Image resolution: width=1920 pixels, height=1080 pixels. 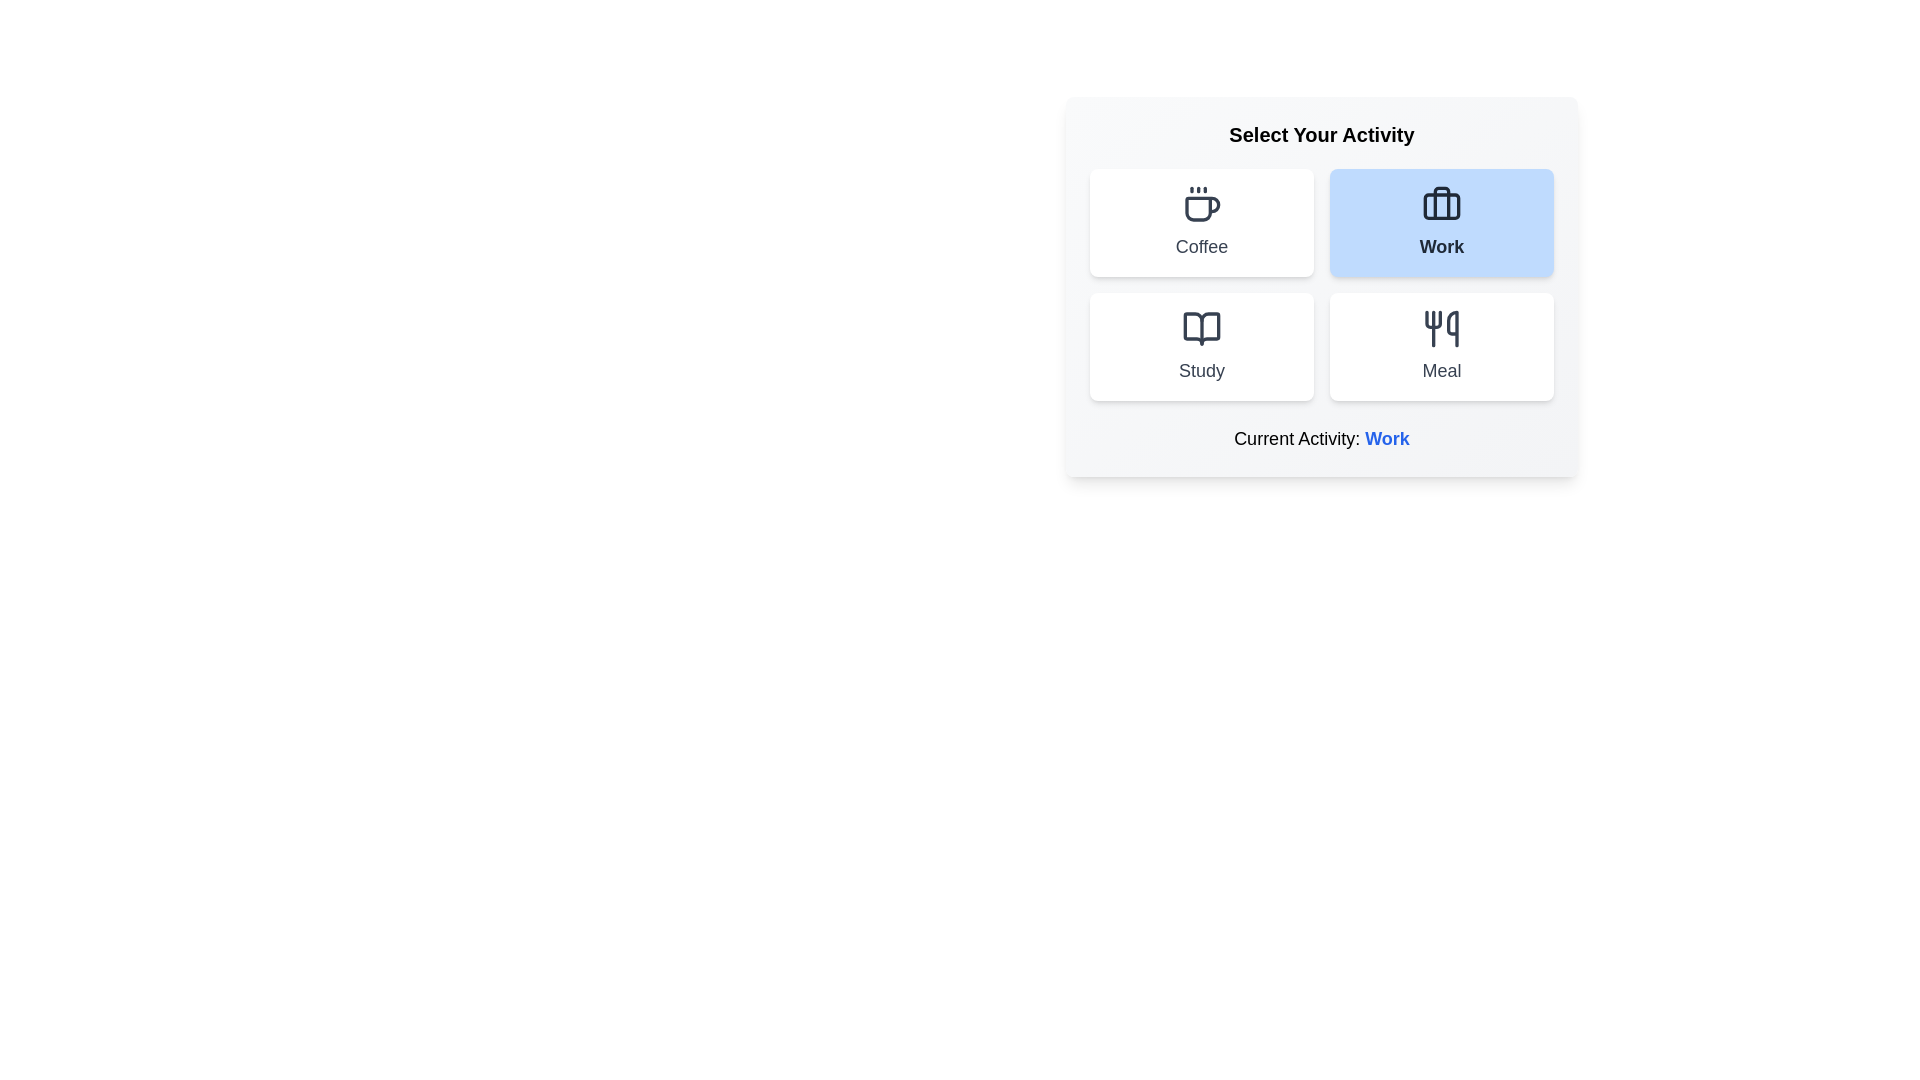 I want to click on the activity button labeled Coffee, so click(x=1200, y=223).